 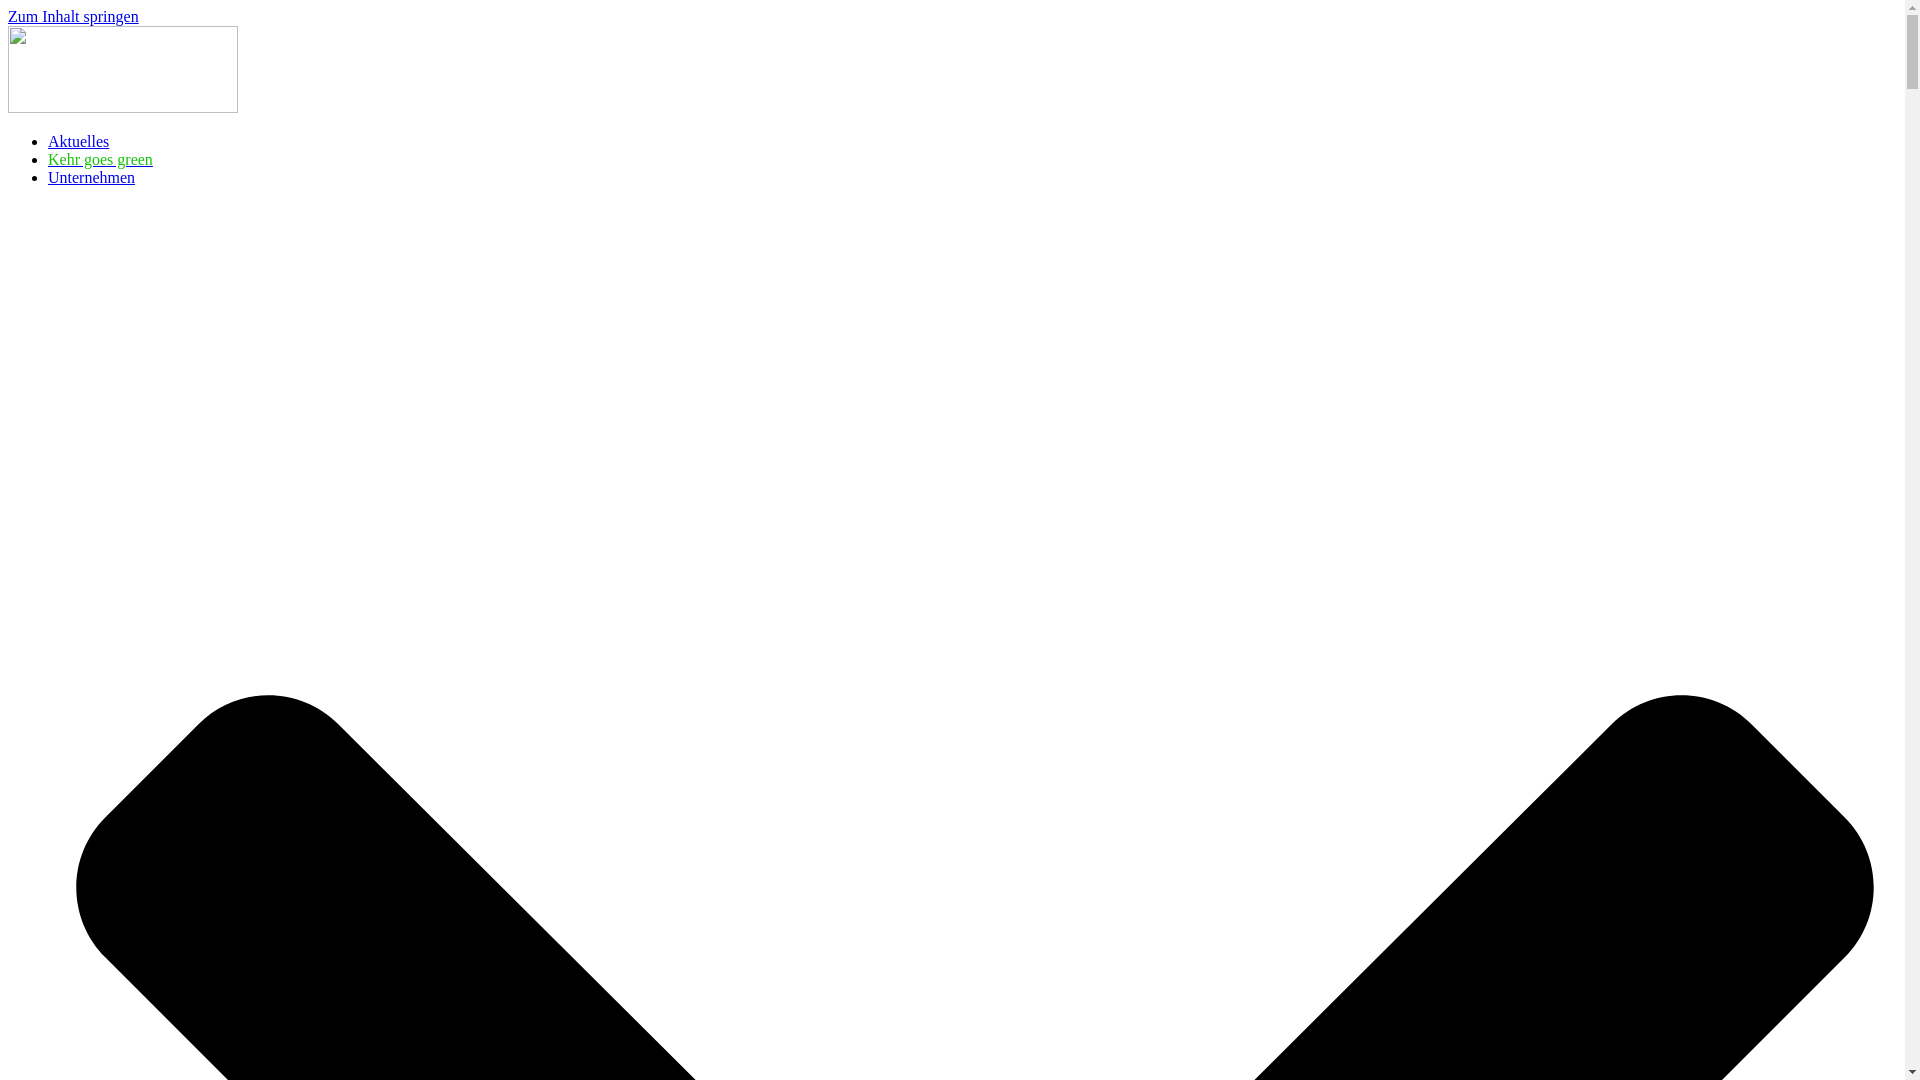 I want to click on 'Zum Inhalt springen', so click(x=73, y=16).